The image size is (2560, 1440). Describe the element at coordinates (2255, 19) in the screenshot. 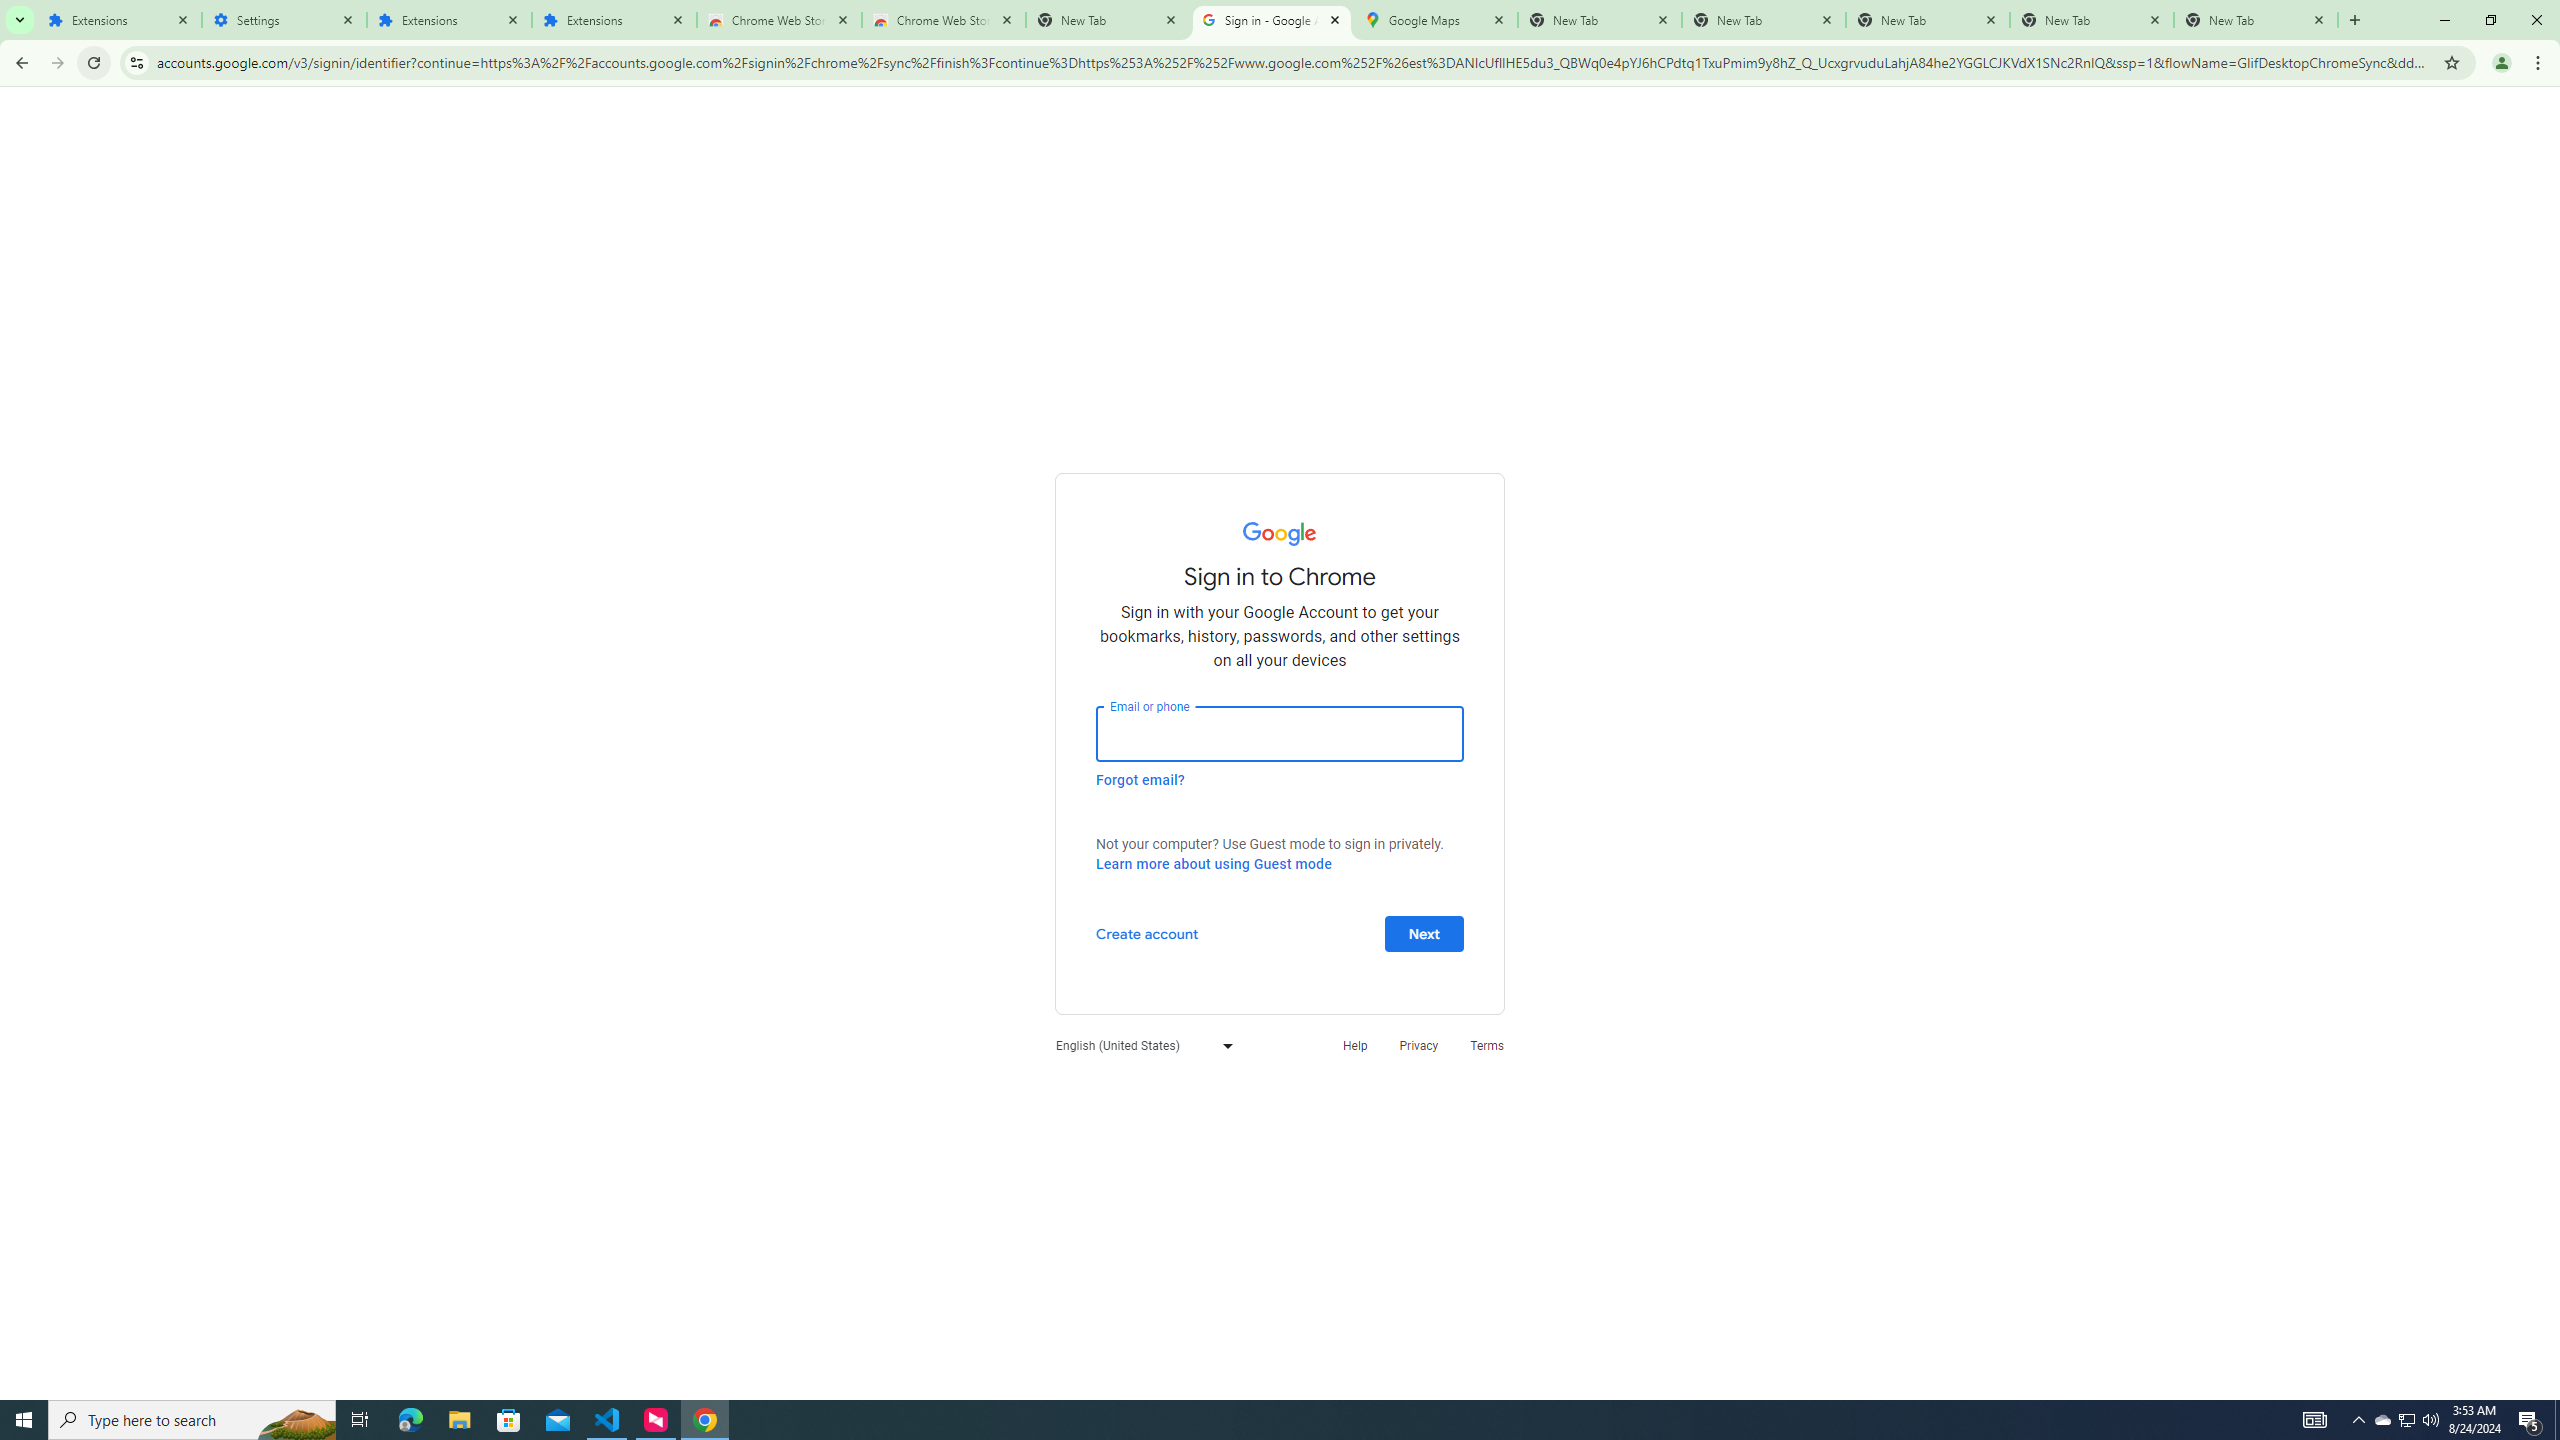

I see `'New Tab'` at that location.